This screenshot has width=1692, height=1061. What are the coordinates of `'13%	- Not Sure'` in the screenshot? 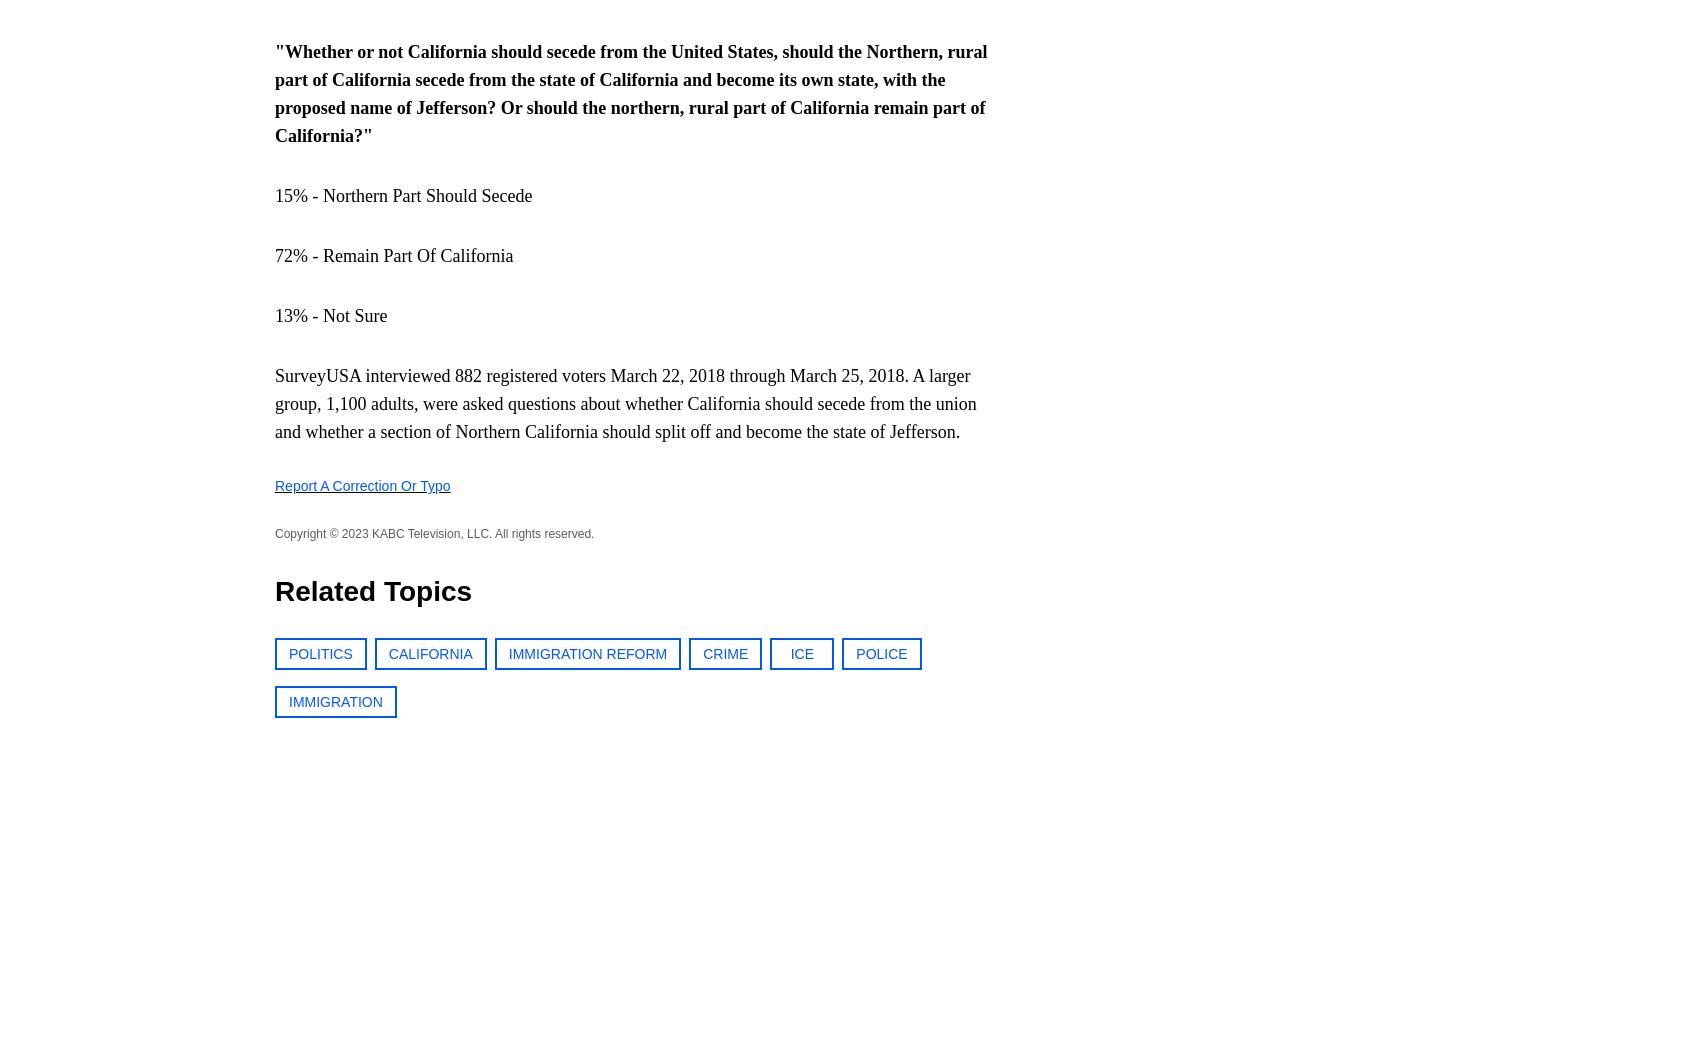 It's located at (329, 314).